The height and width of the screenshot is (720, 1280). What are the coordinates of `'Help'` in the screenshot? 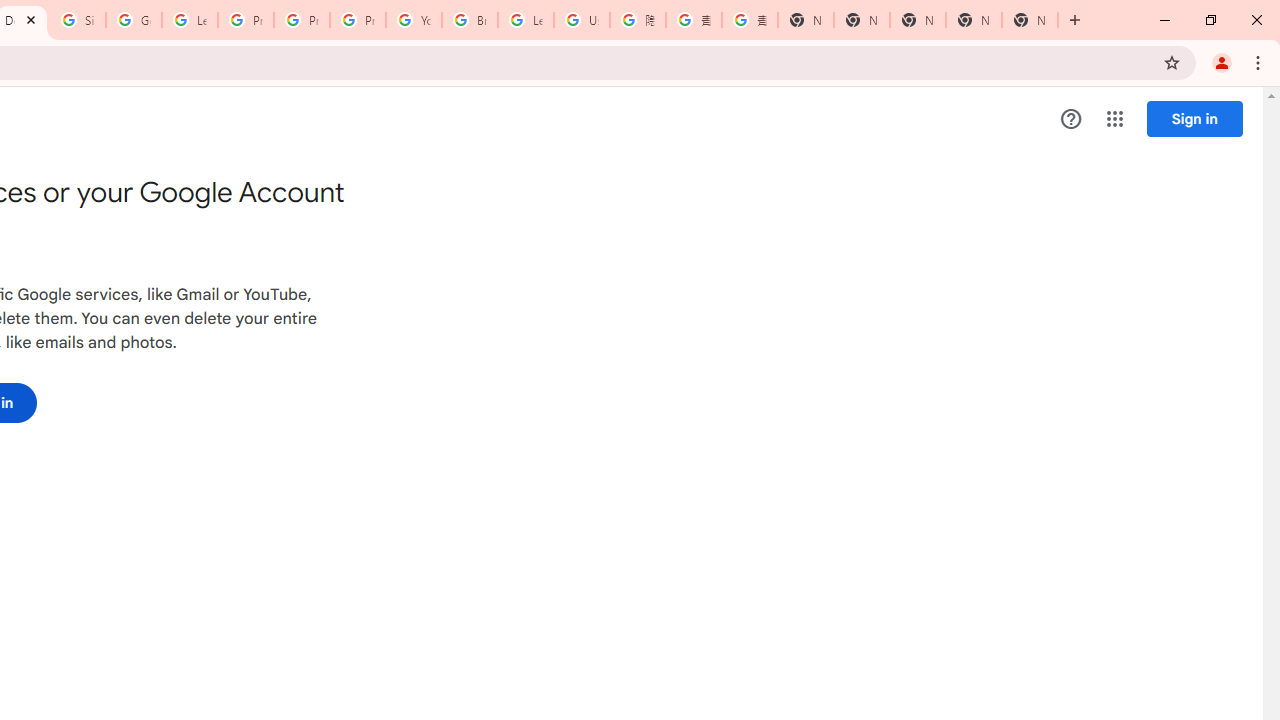 It's located at (1070, 119).